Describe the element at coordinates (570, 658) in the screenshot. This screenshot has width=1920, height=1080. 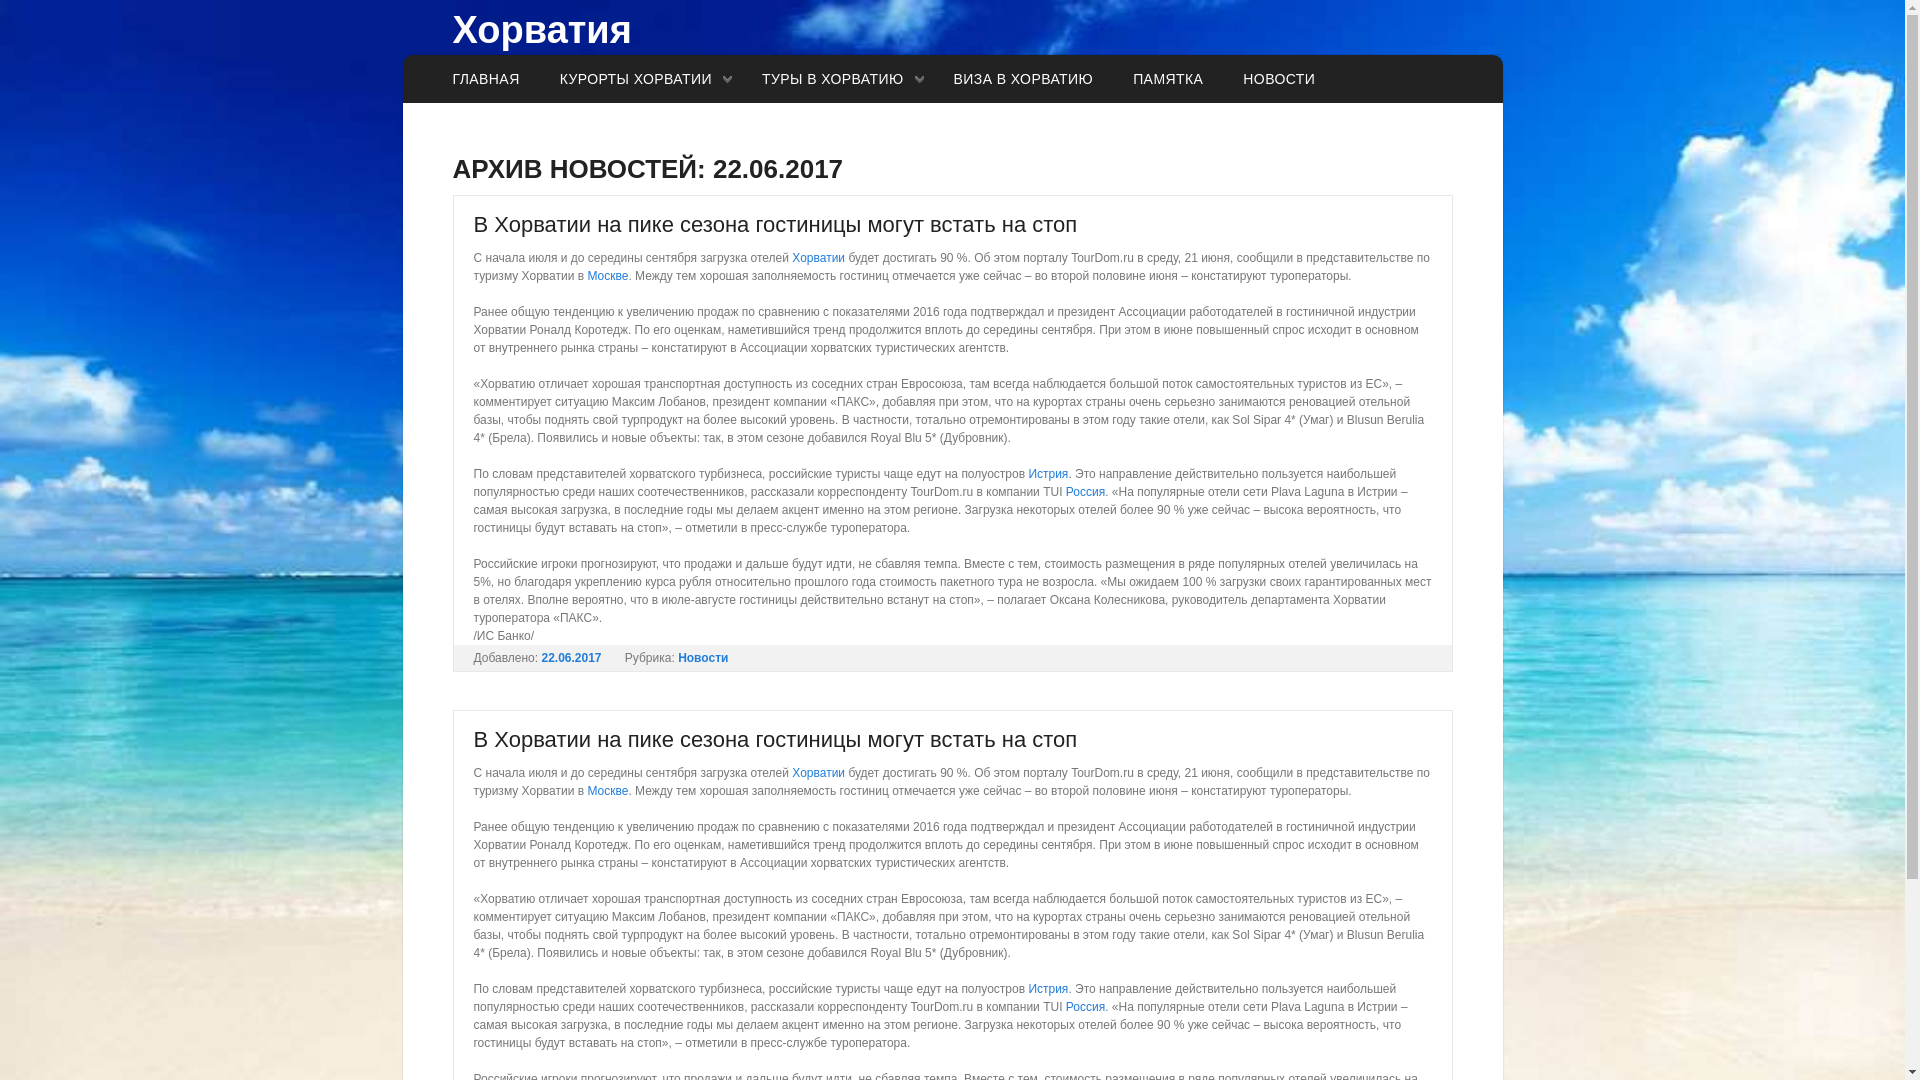
I see `'22.06.2017'` at that location.